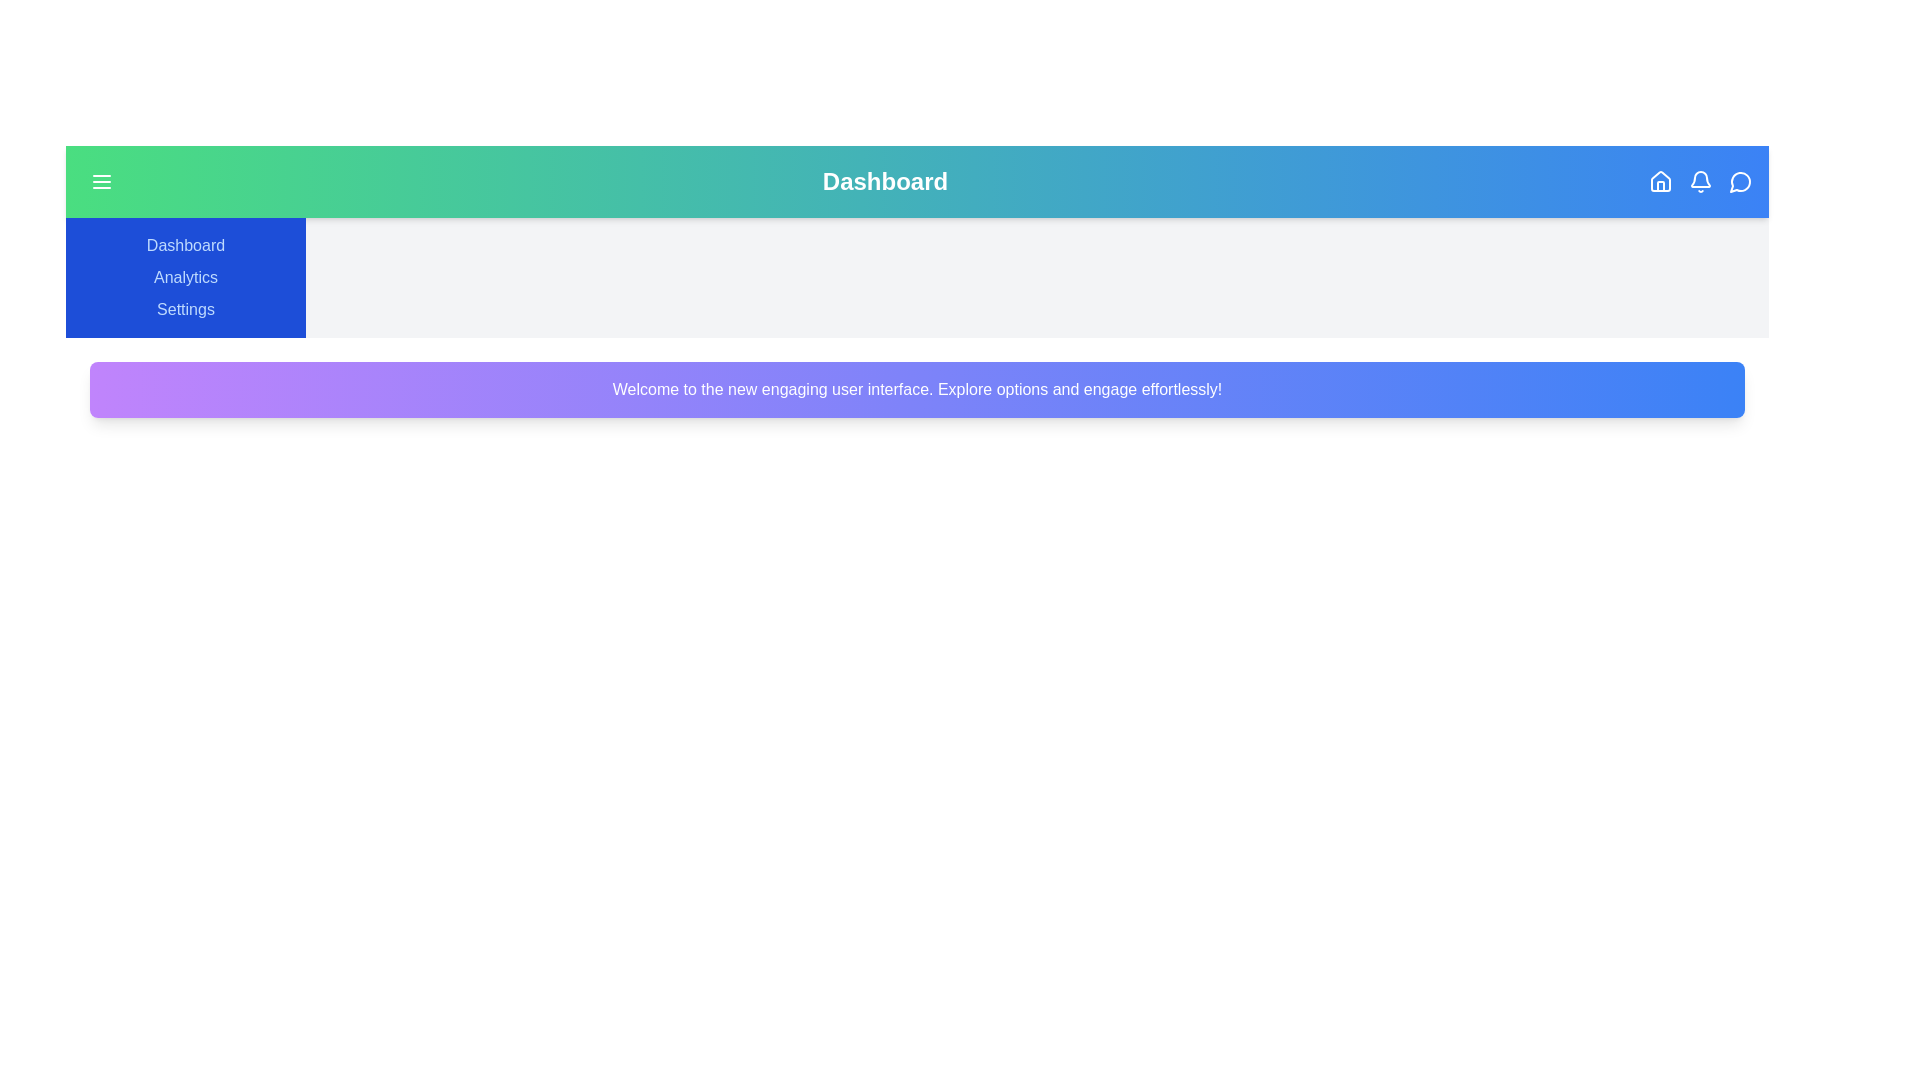 The image size is (1920, 1080). What do you see at coordinates (1740, 181) in the screenshot?
I see `the 'MessageCircle' icon located in the top bar of the DashboardAppBar` at bounding box center [1740, 181].